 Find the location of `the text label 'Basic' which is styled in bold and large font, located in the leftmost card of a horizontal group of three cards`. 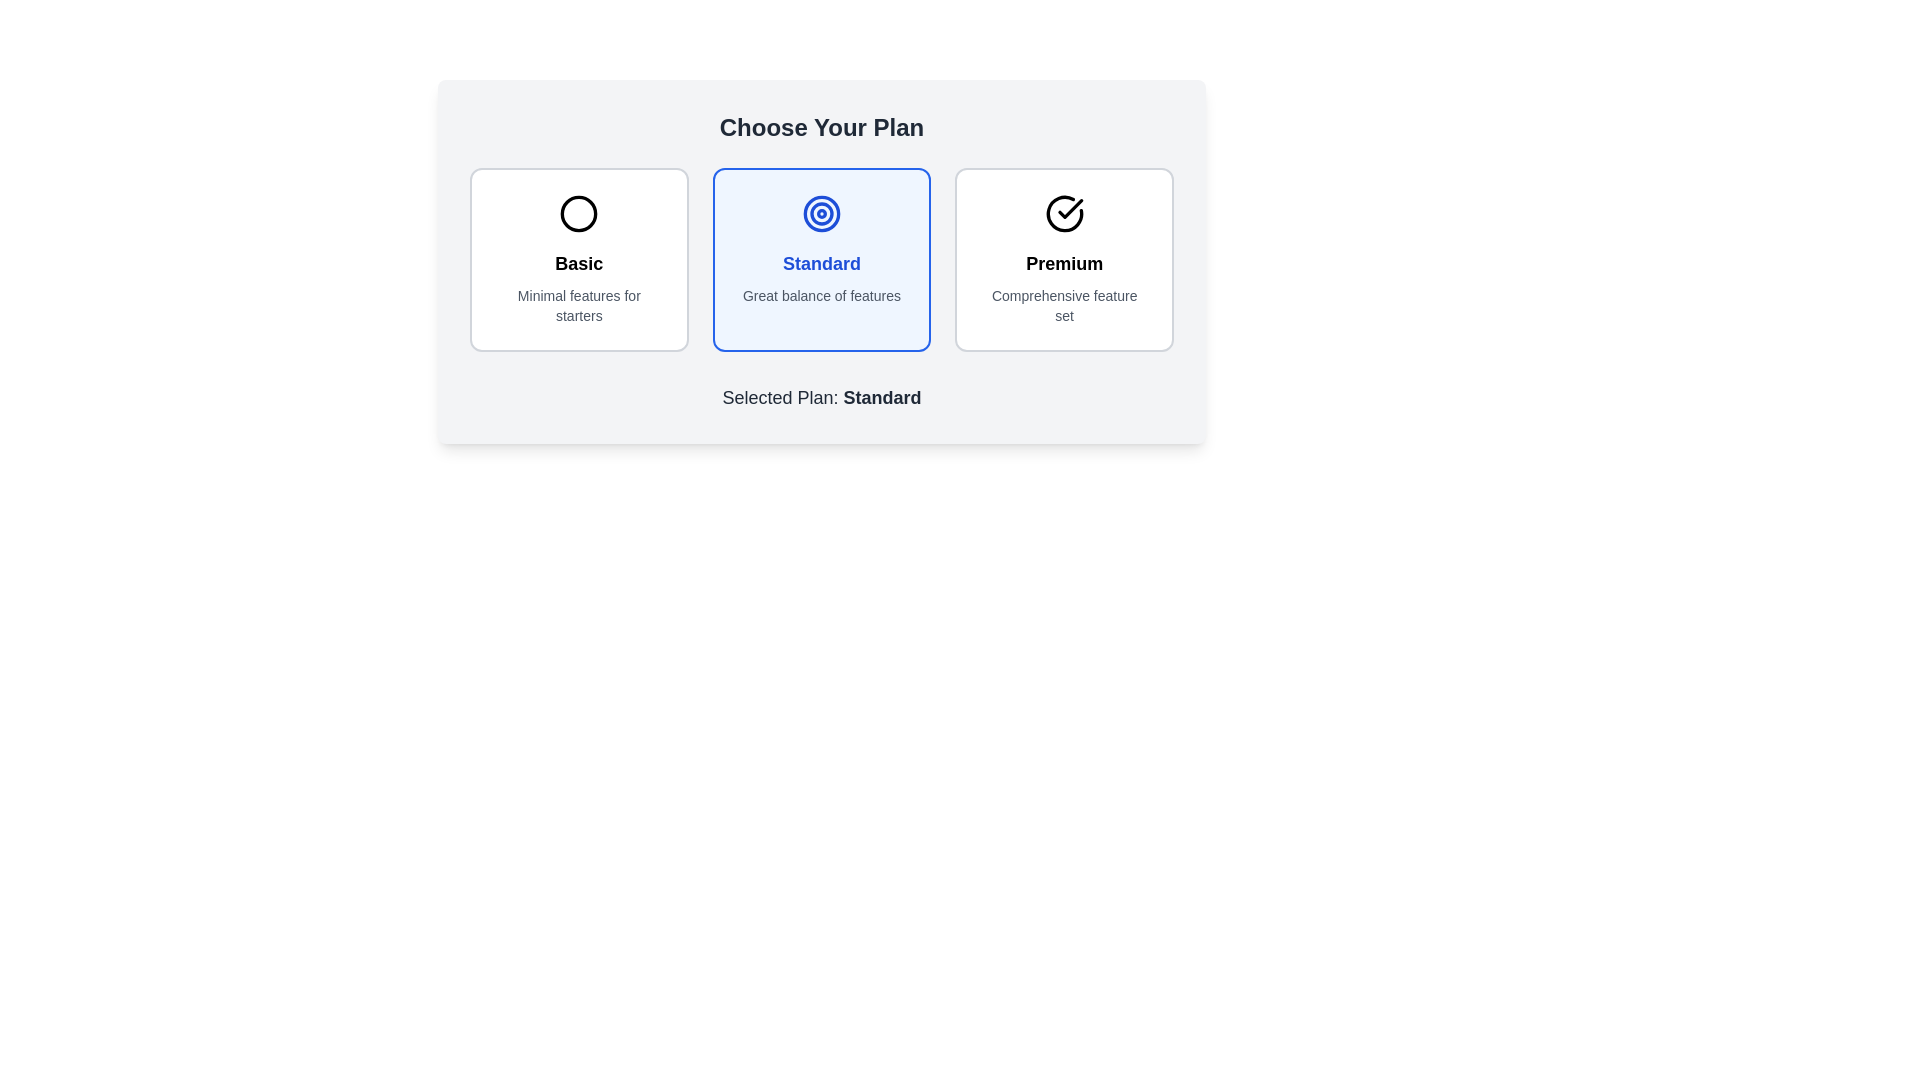

the text label 'Basic' which is styled in bold and large font, located in the leftmost card of a horizontal group of three cards is located at coordinates (578, 262).